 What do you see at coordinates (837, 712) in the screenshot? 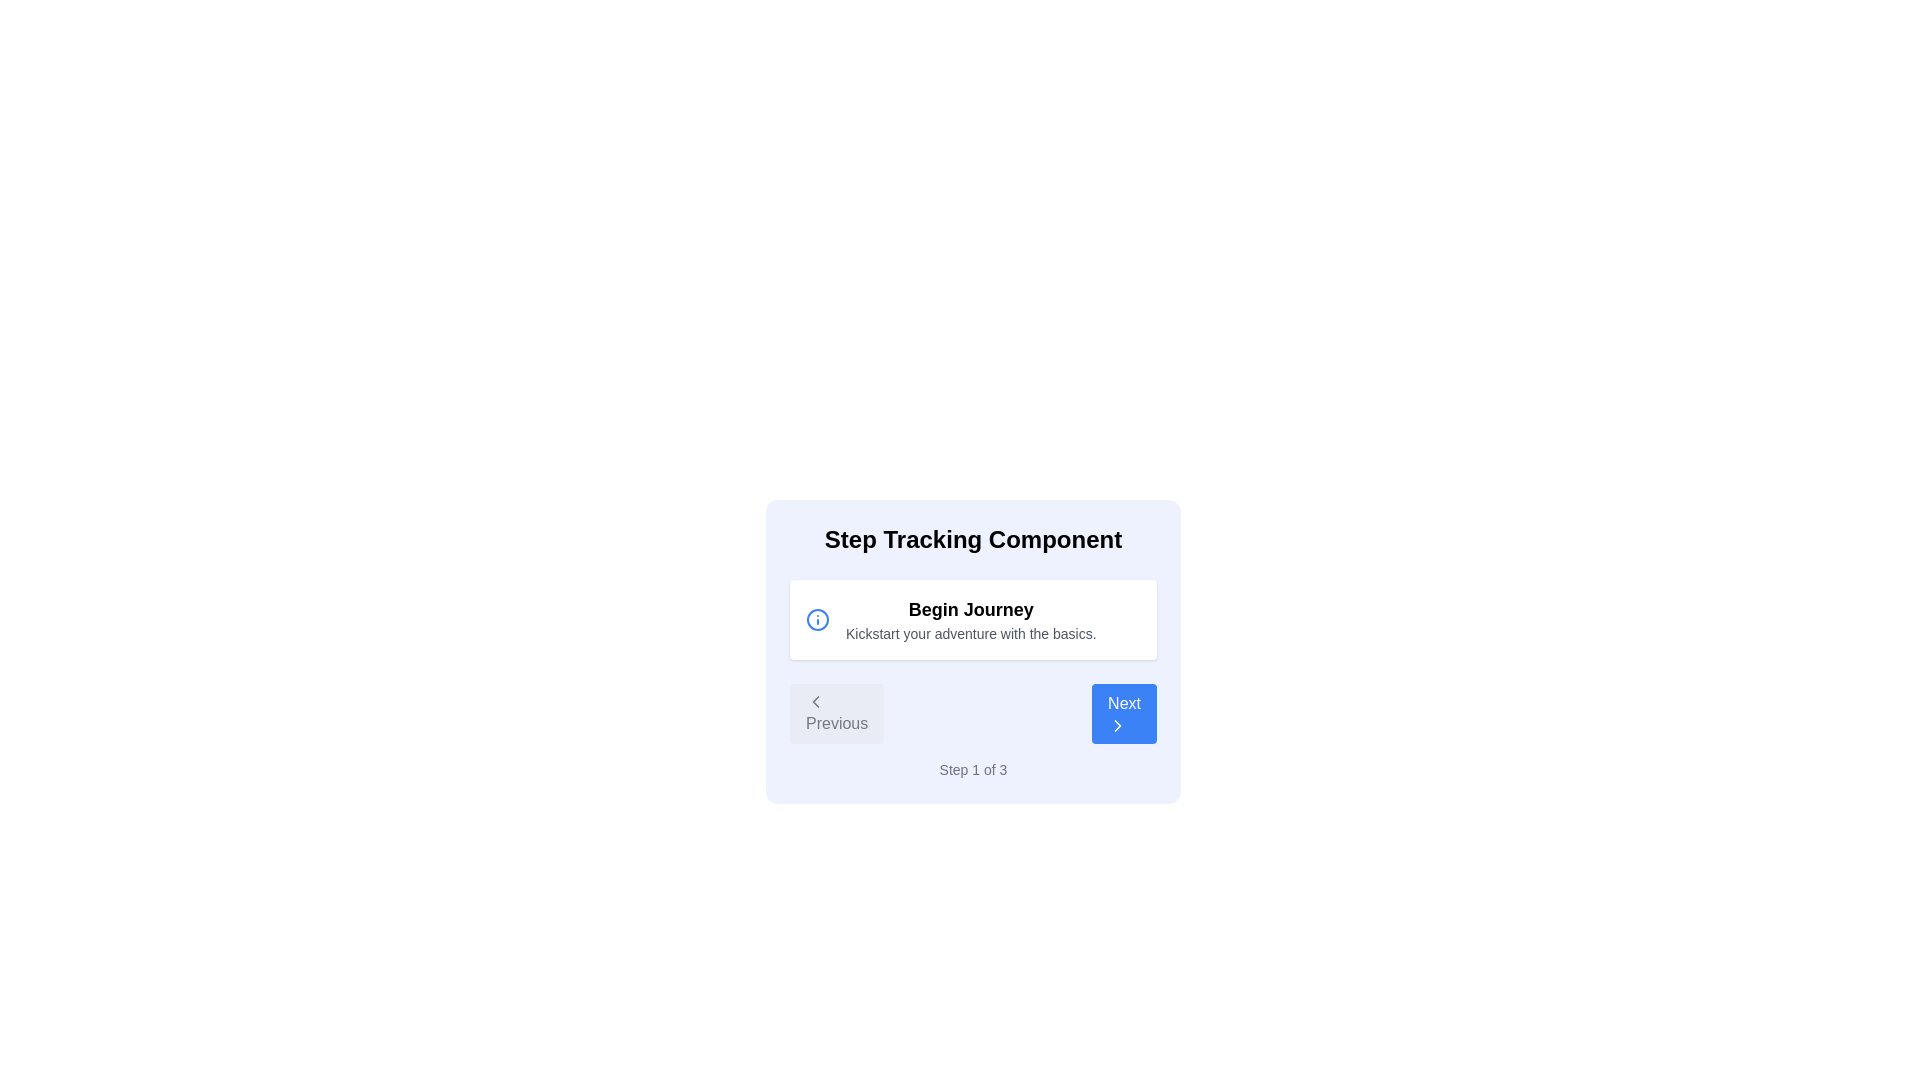
I see `the previous step navigation button located at the bottom left of the step tracking component for keyboard navigation` at bounding box center [837, 712].